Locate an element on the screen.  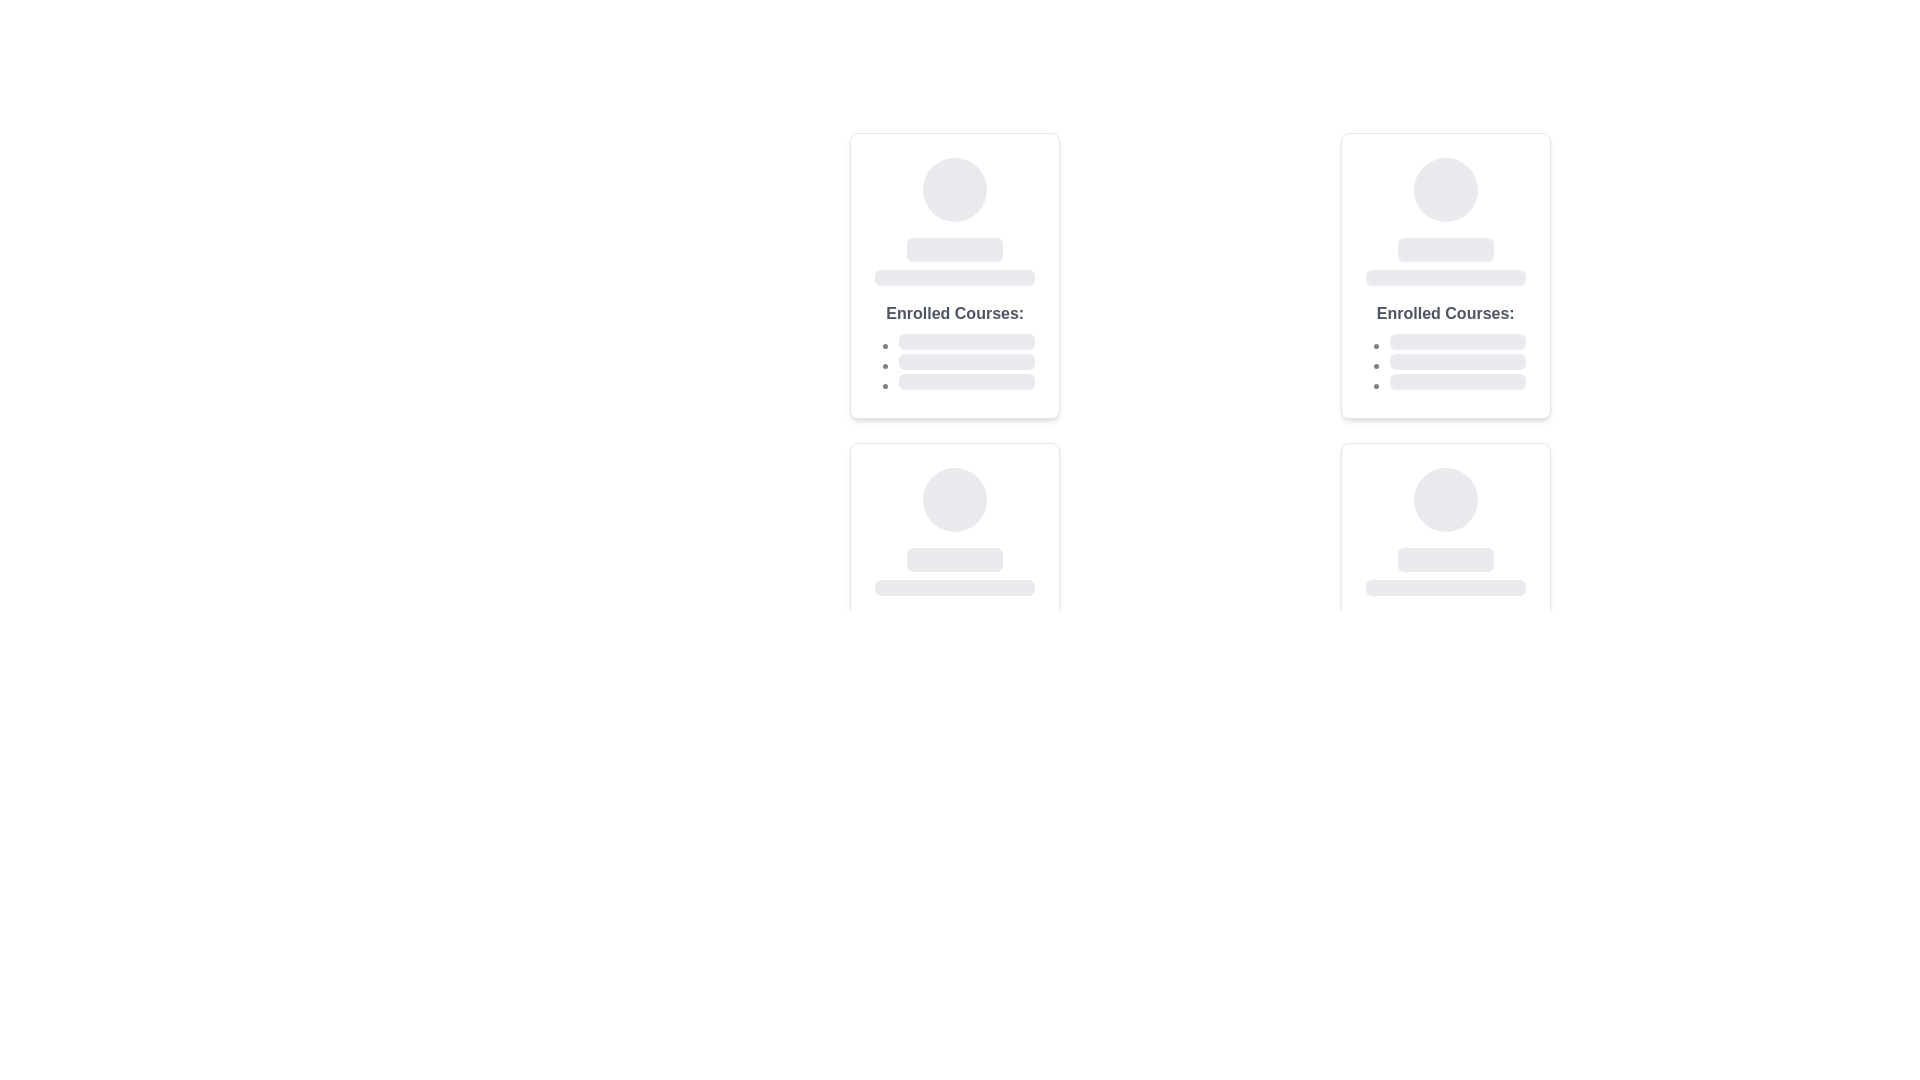
the circular loading indicator located at the bottom-center of the lower-left card, which has a gray background and smooth rounded appearance is located at coordinates (954, 499).